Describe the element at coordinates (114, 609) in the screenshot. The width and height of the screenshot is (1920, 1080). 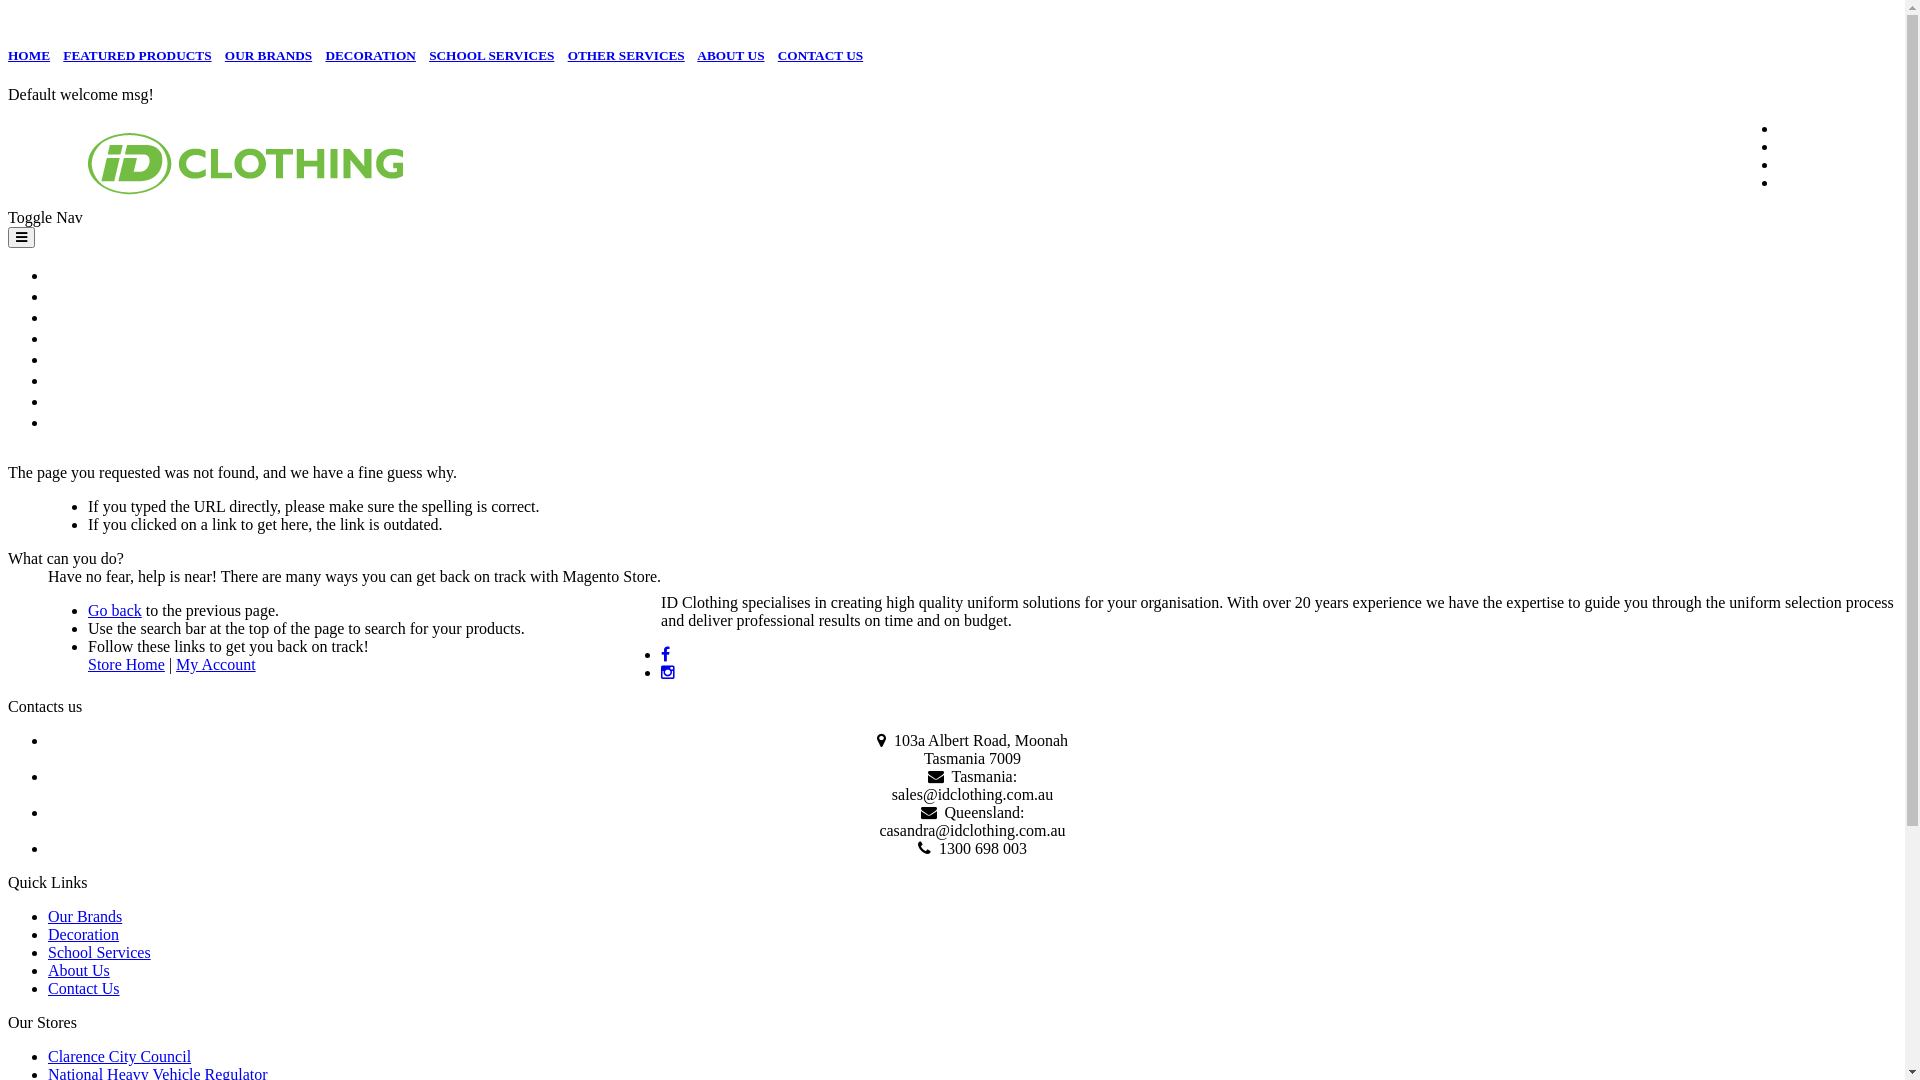
I see `'Go back'` at that location.